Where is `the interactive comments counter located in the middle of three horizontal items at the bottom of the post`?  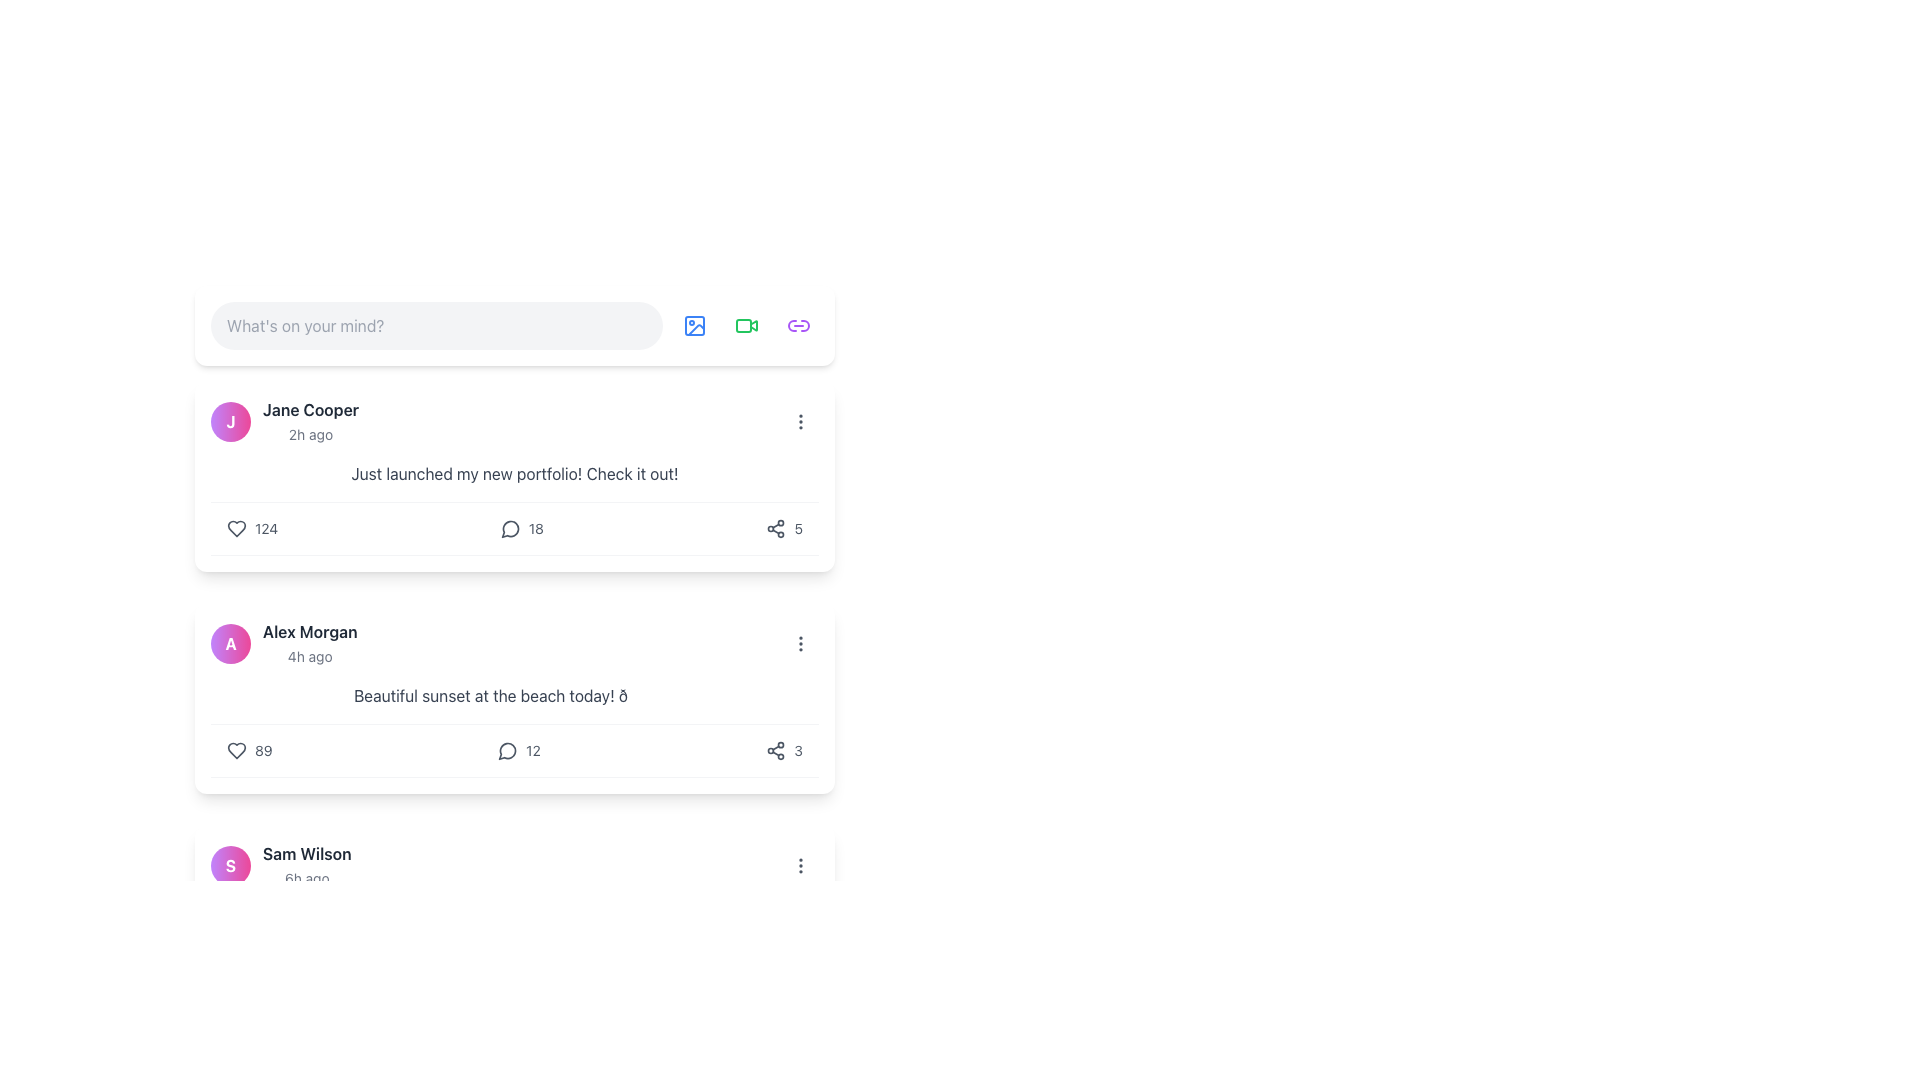 the interactive comments counter located in the middle of three horizontal items at the bottom of the post is located at coordinates (514, 751).